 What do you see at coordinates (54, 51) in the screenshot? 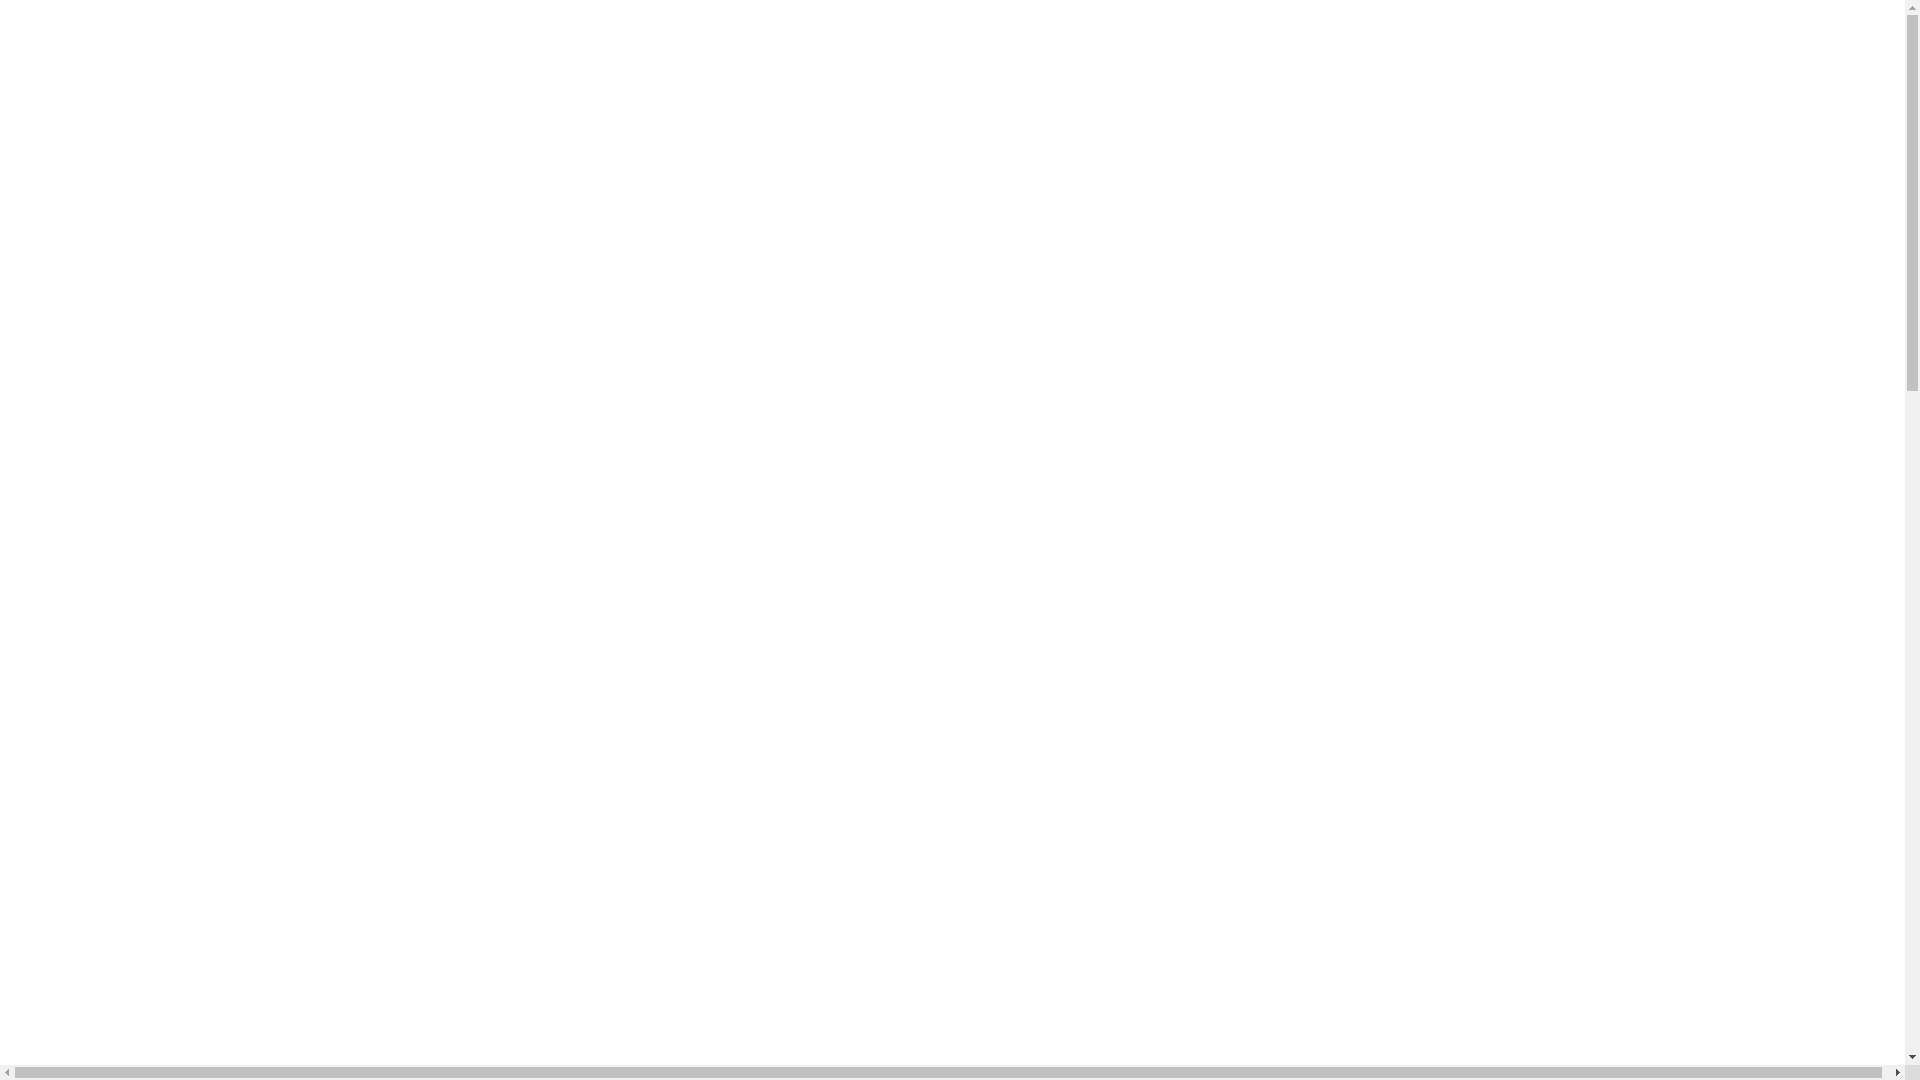
I see `'BOOKMARK'` at bounding box center [54, 51].